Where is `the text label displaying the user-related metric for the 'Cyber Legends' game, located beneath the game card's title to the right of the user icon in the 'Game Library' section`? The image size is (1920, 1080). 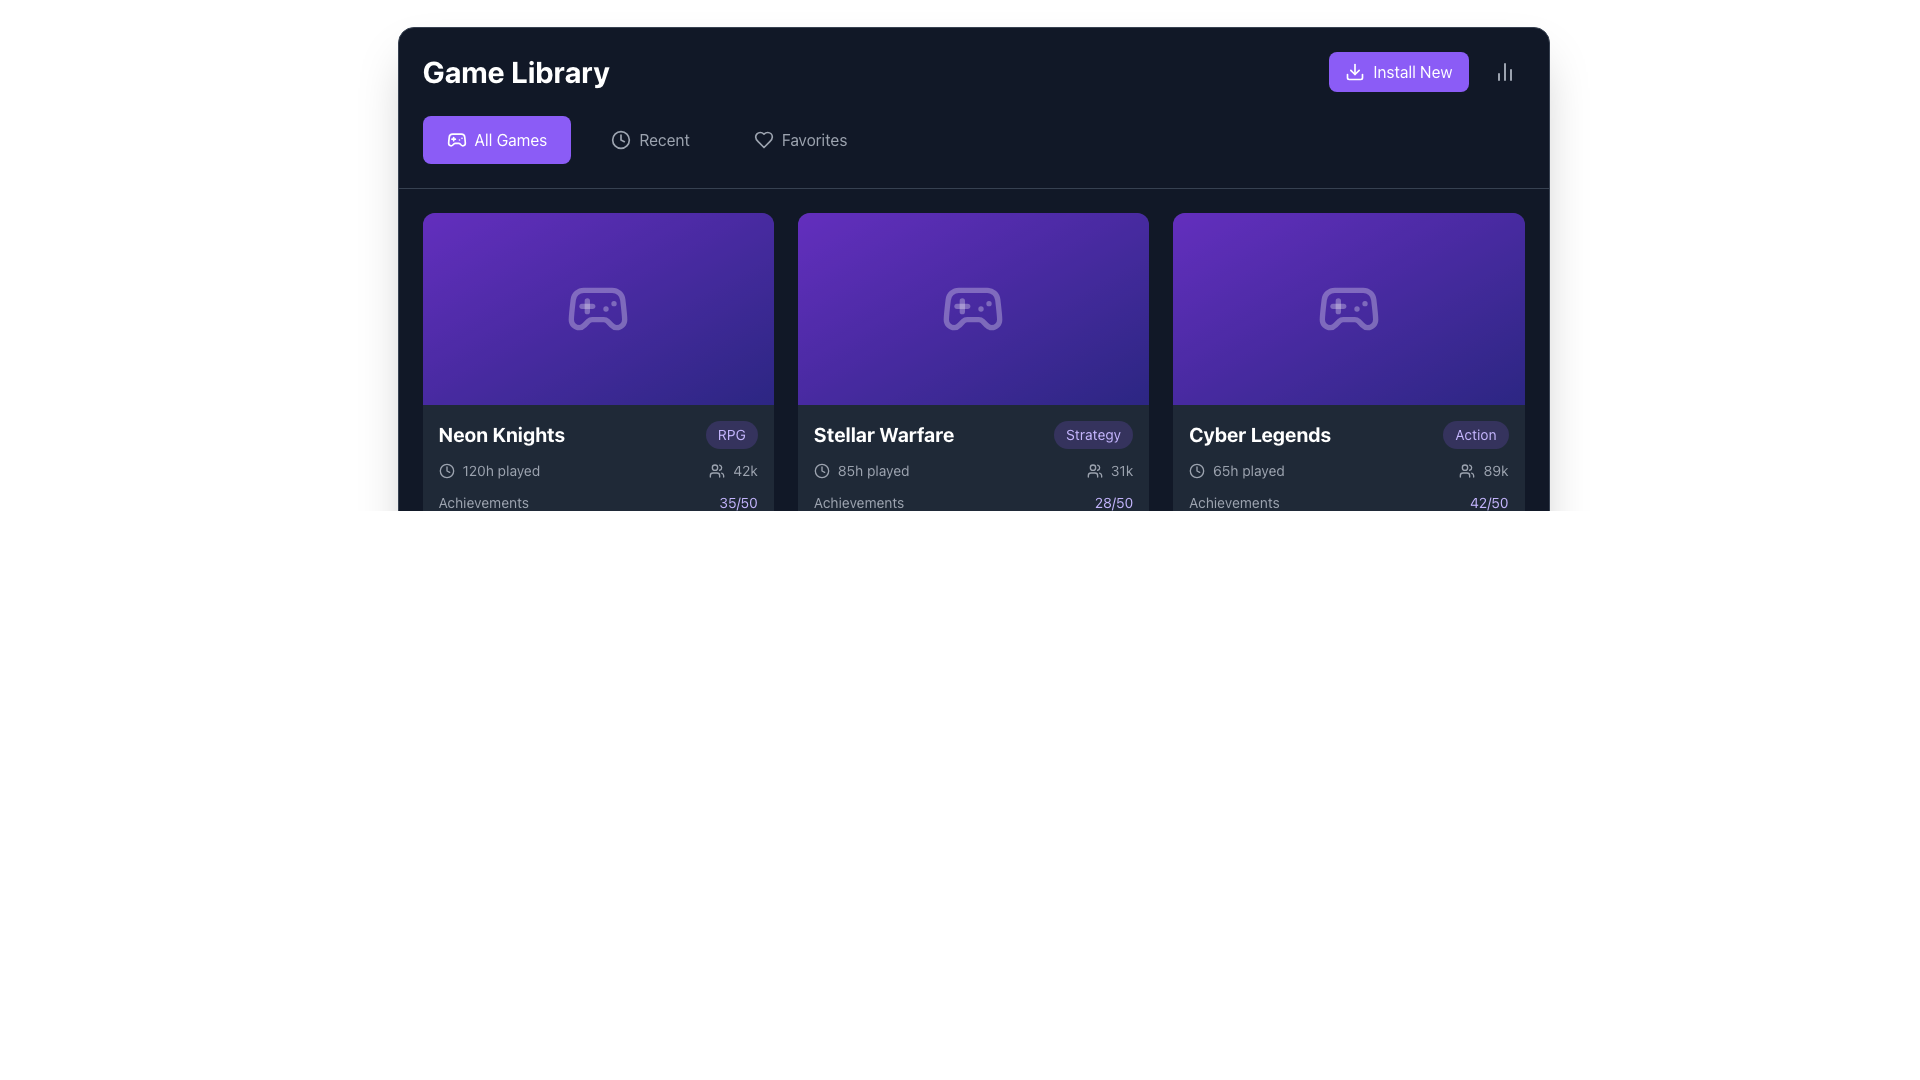
the text label displaying the user-related metric for the 'Cyber Legends' game, located beneath the game card's title to the right of the user icon in the 'Game Library' section is located at coordinates (1496, 470).